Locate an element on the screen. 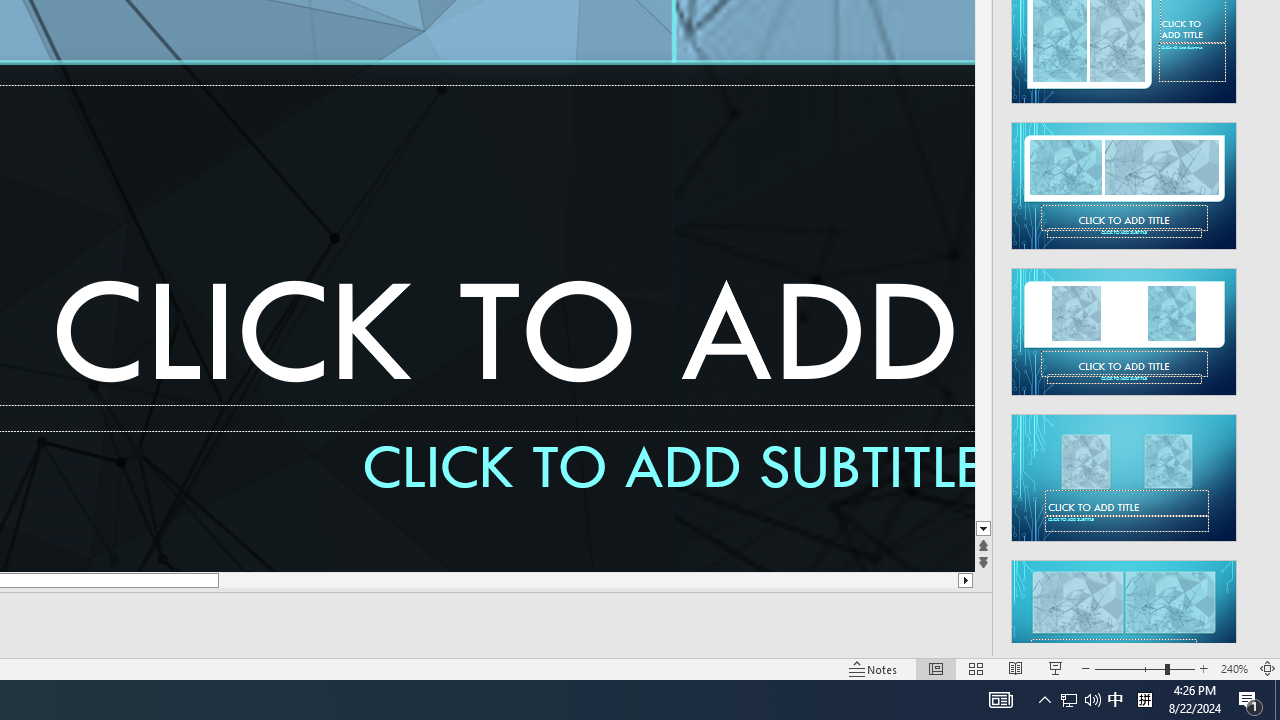 The height and width of the screenshot is (720, 1280). 'Zoom 240%' is located at coordinates (1233, 669).